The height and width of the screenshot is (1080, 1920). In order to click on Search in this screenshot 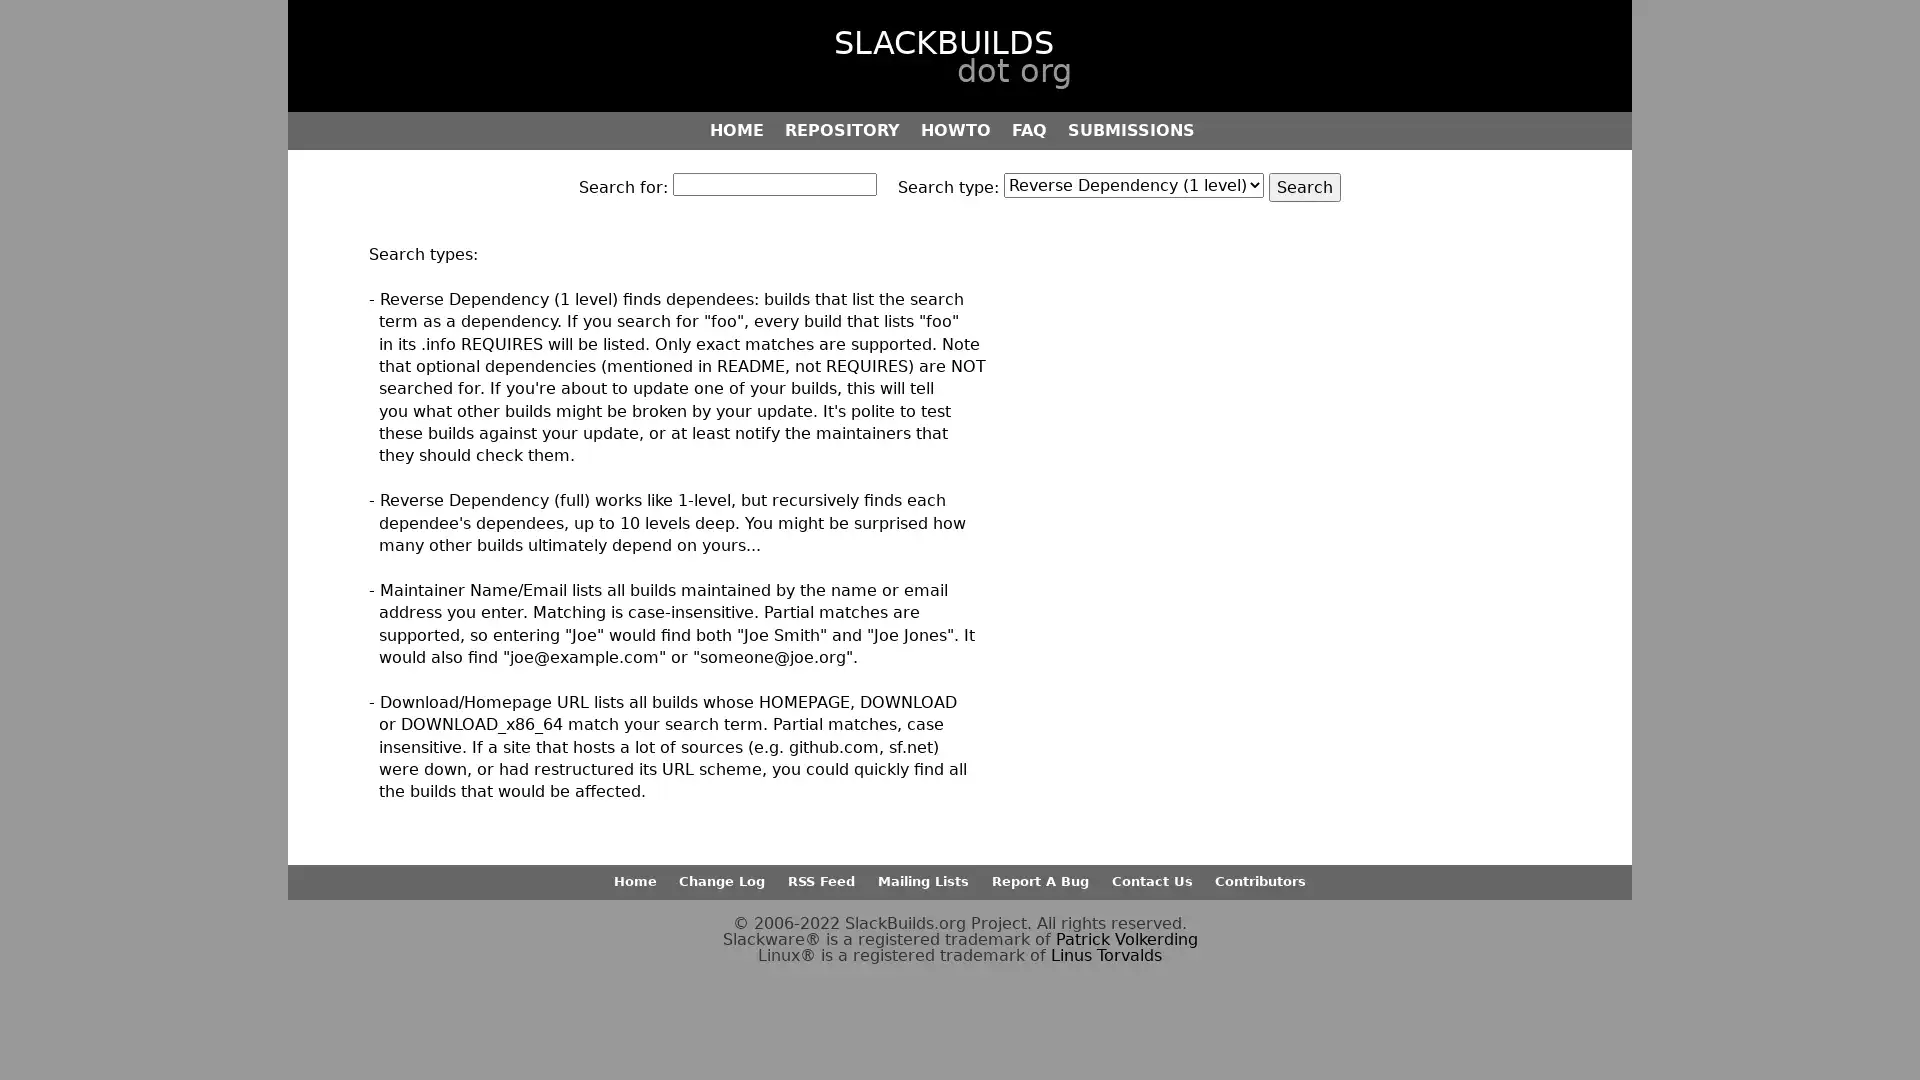, I will do `click(1305, 186)`.